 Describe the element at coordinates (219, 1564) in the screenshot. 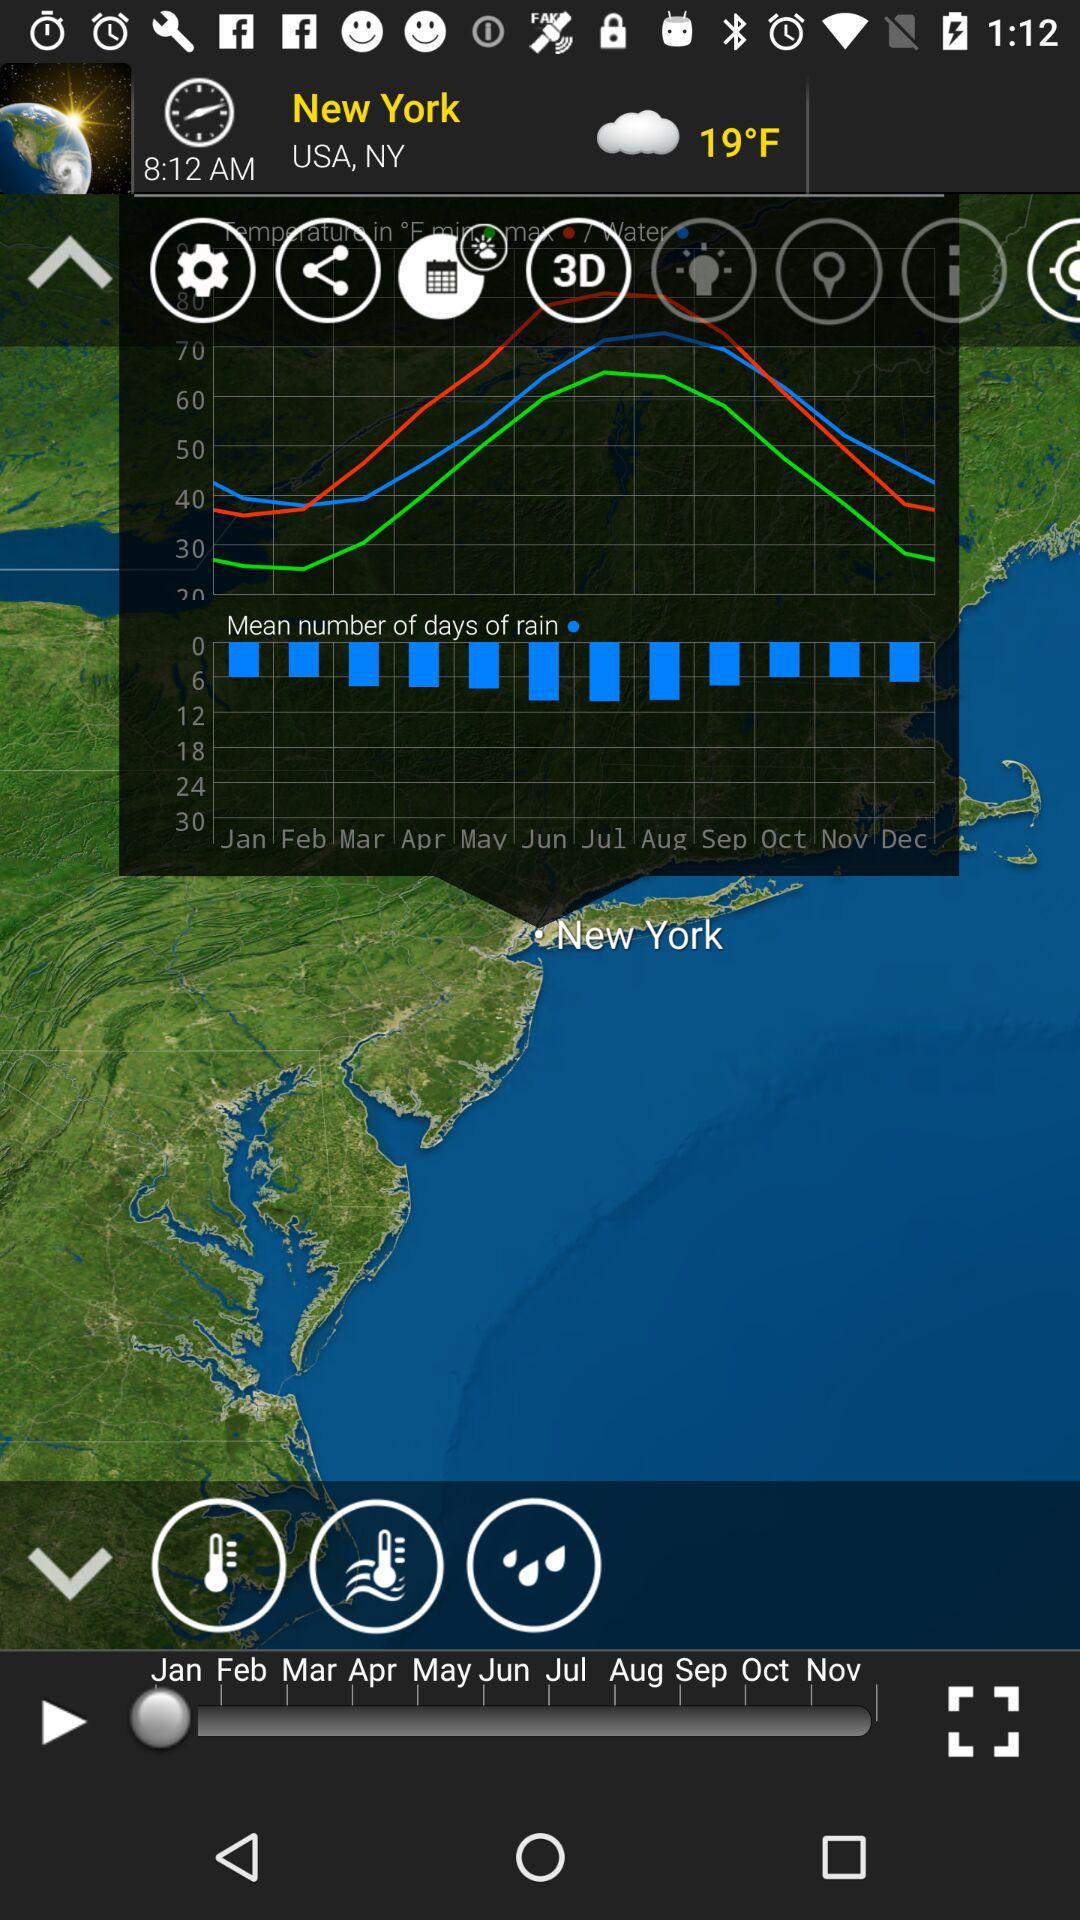

I see `the weather icon` at that location.